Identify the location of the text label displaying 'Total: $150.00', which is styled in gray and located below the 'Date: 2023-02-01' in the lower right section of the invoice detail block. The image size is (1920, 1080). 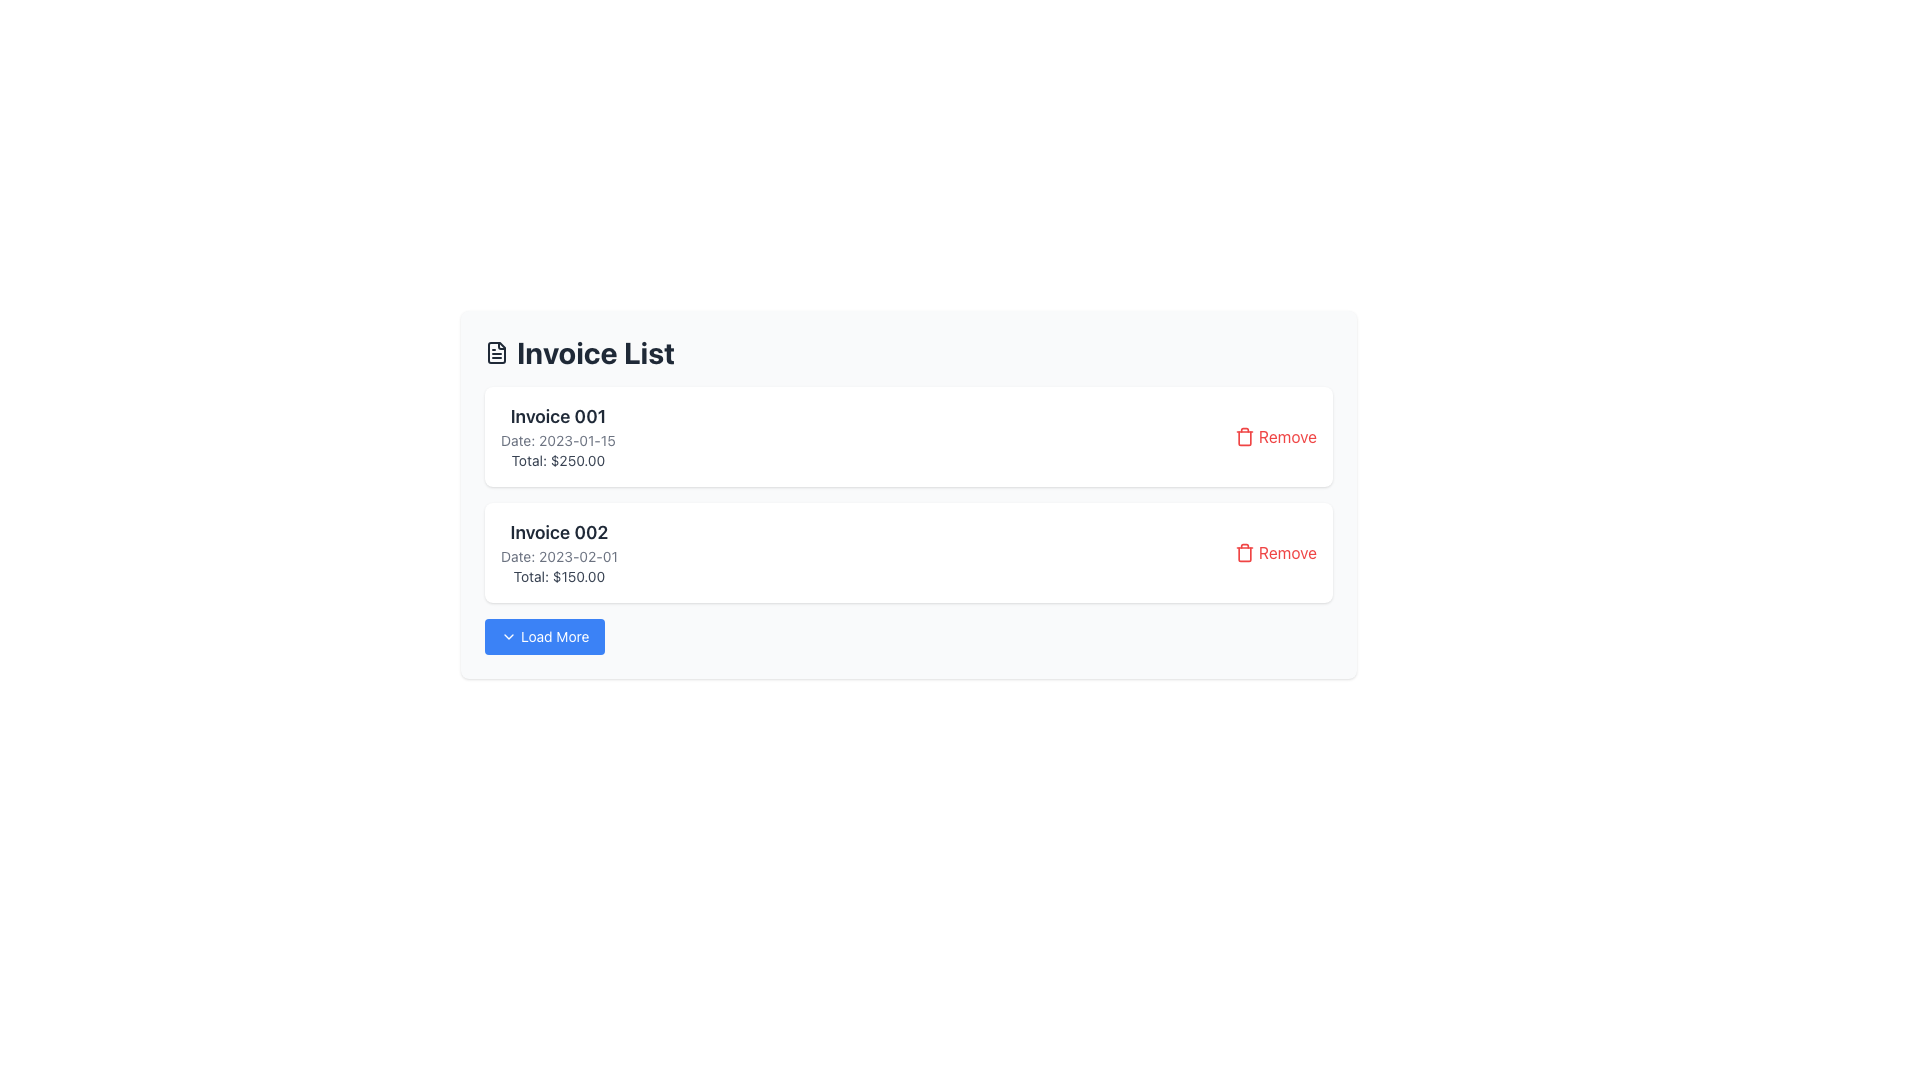
(559, 577).